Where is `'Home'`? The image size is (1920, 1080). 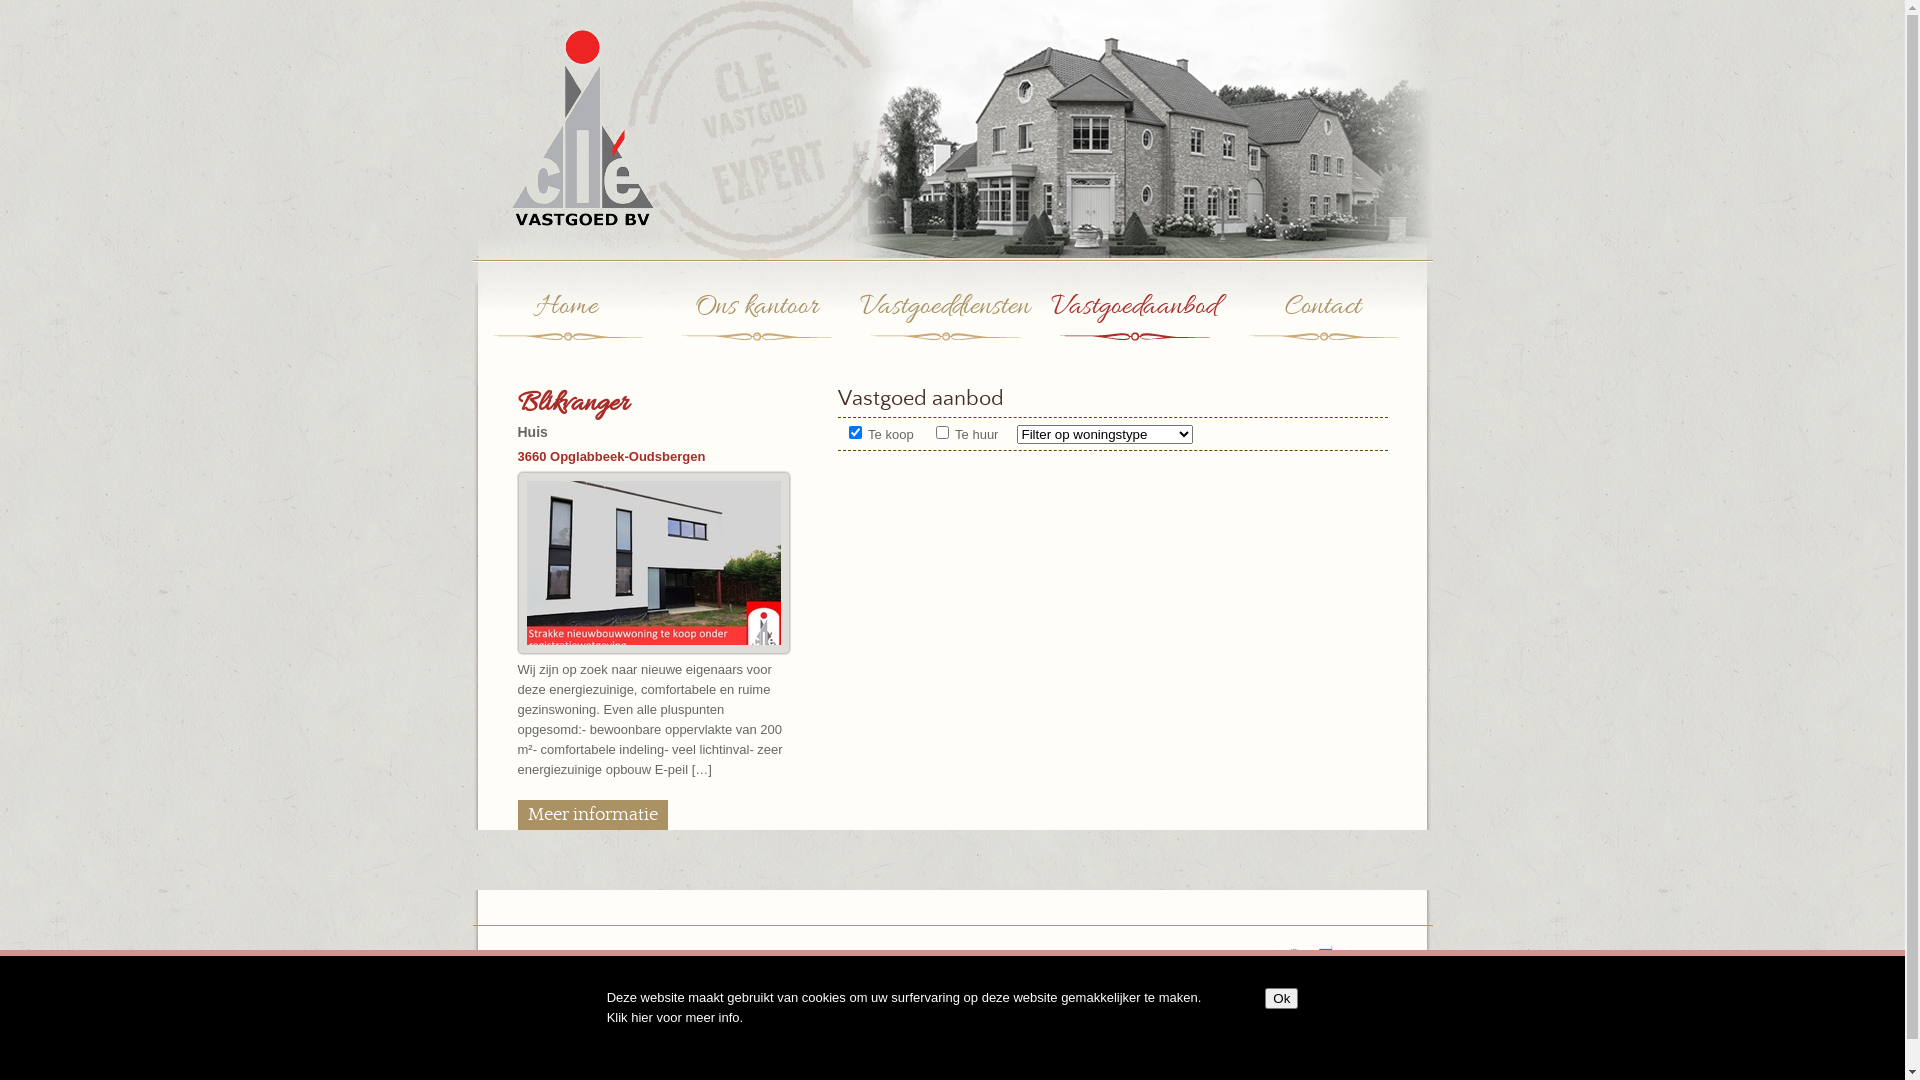
'Home' is located at coordinates (565, 326).